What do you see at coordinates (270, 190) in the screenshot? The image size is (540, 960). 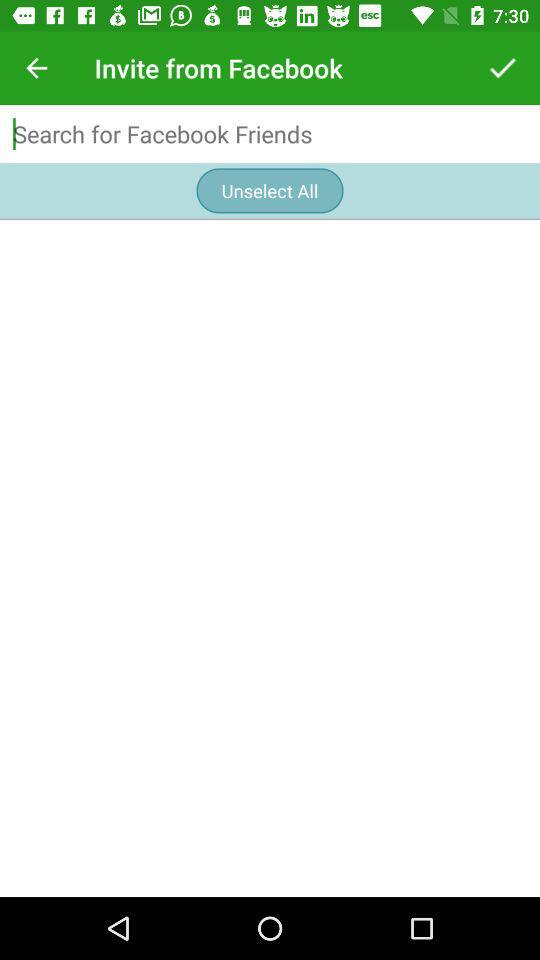 I see `unselect all icon` at bounding box center [270, 190].